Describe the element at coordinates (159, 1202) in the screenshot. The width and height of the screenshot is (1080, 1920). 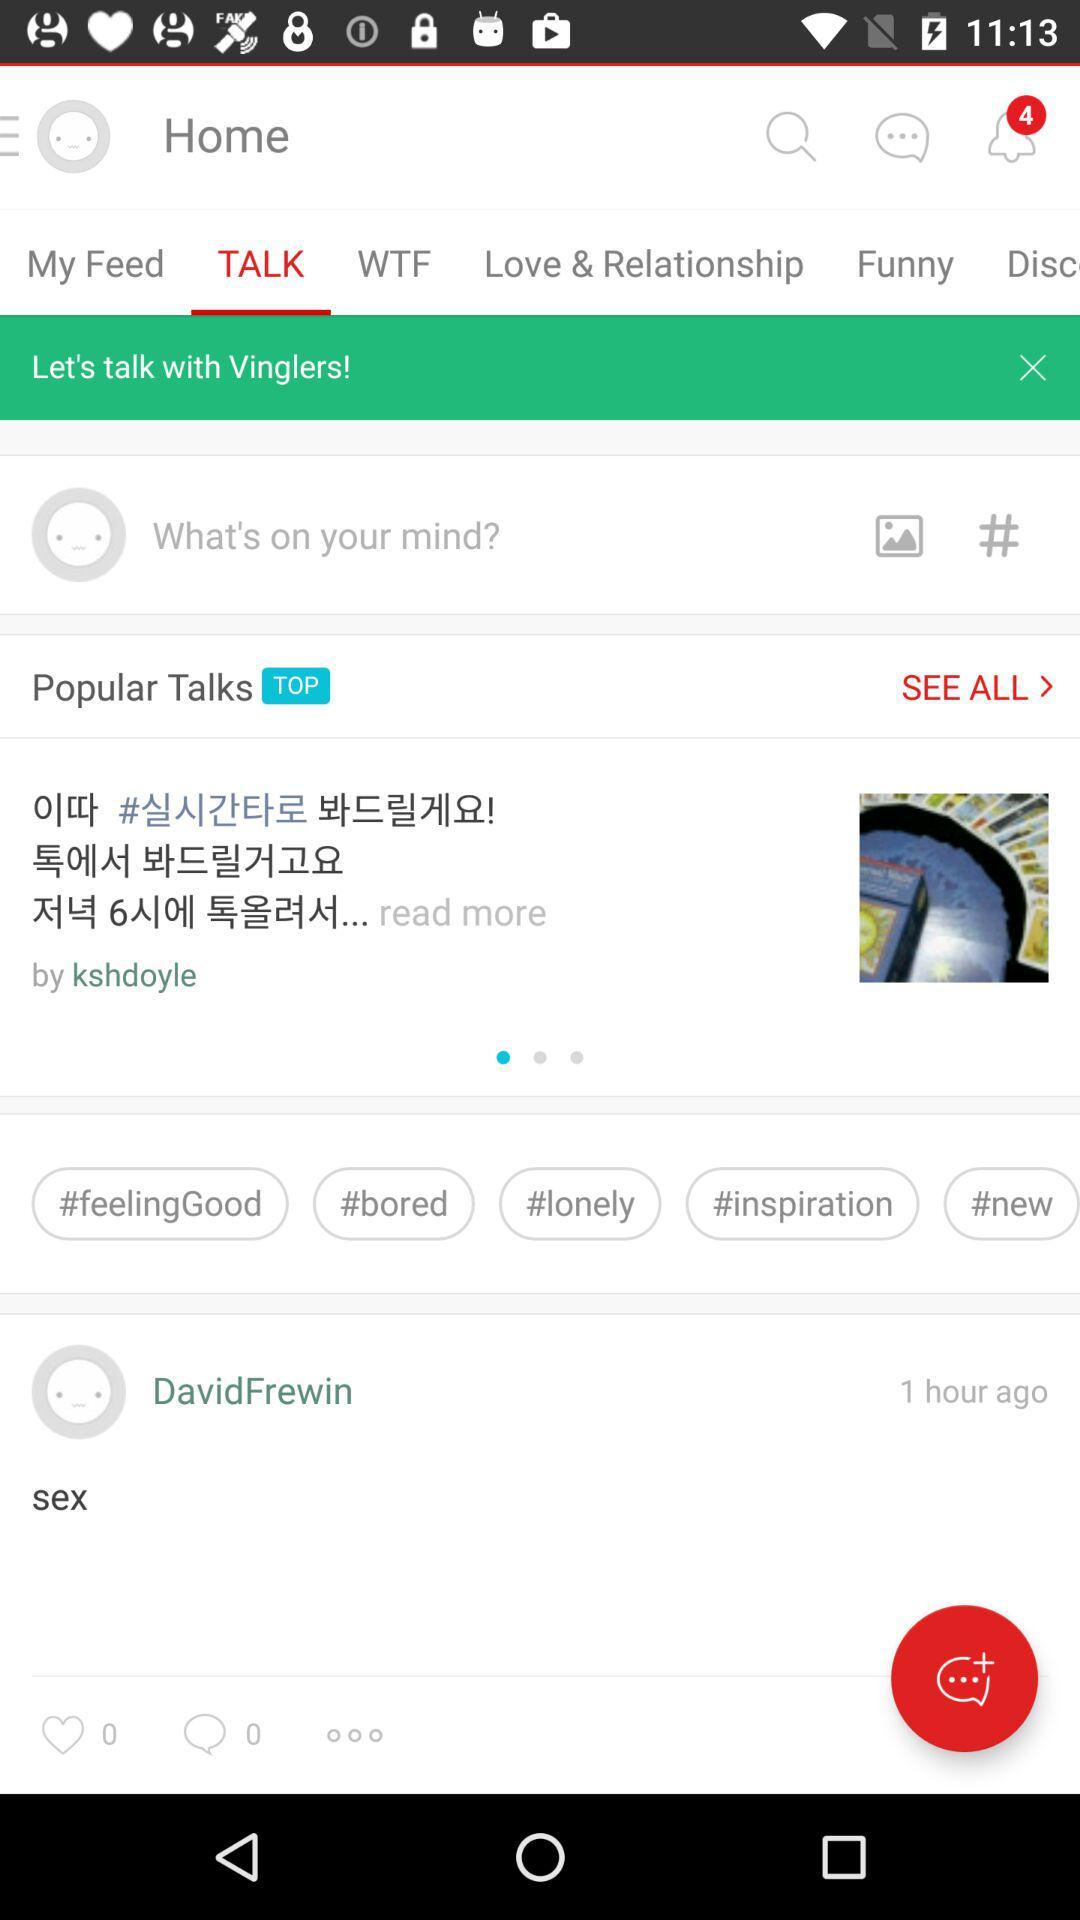
I see `#feelinggood` at that location.